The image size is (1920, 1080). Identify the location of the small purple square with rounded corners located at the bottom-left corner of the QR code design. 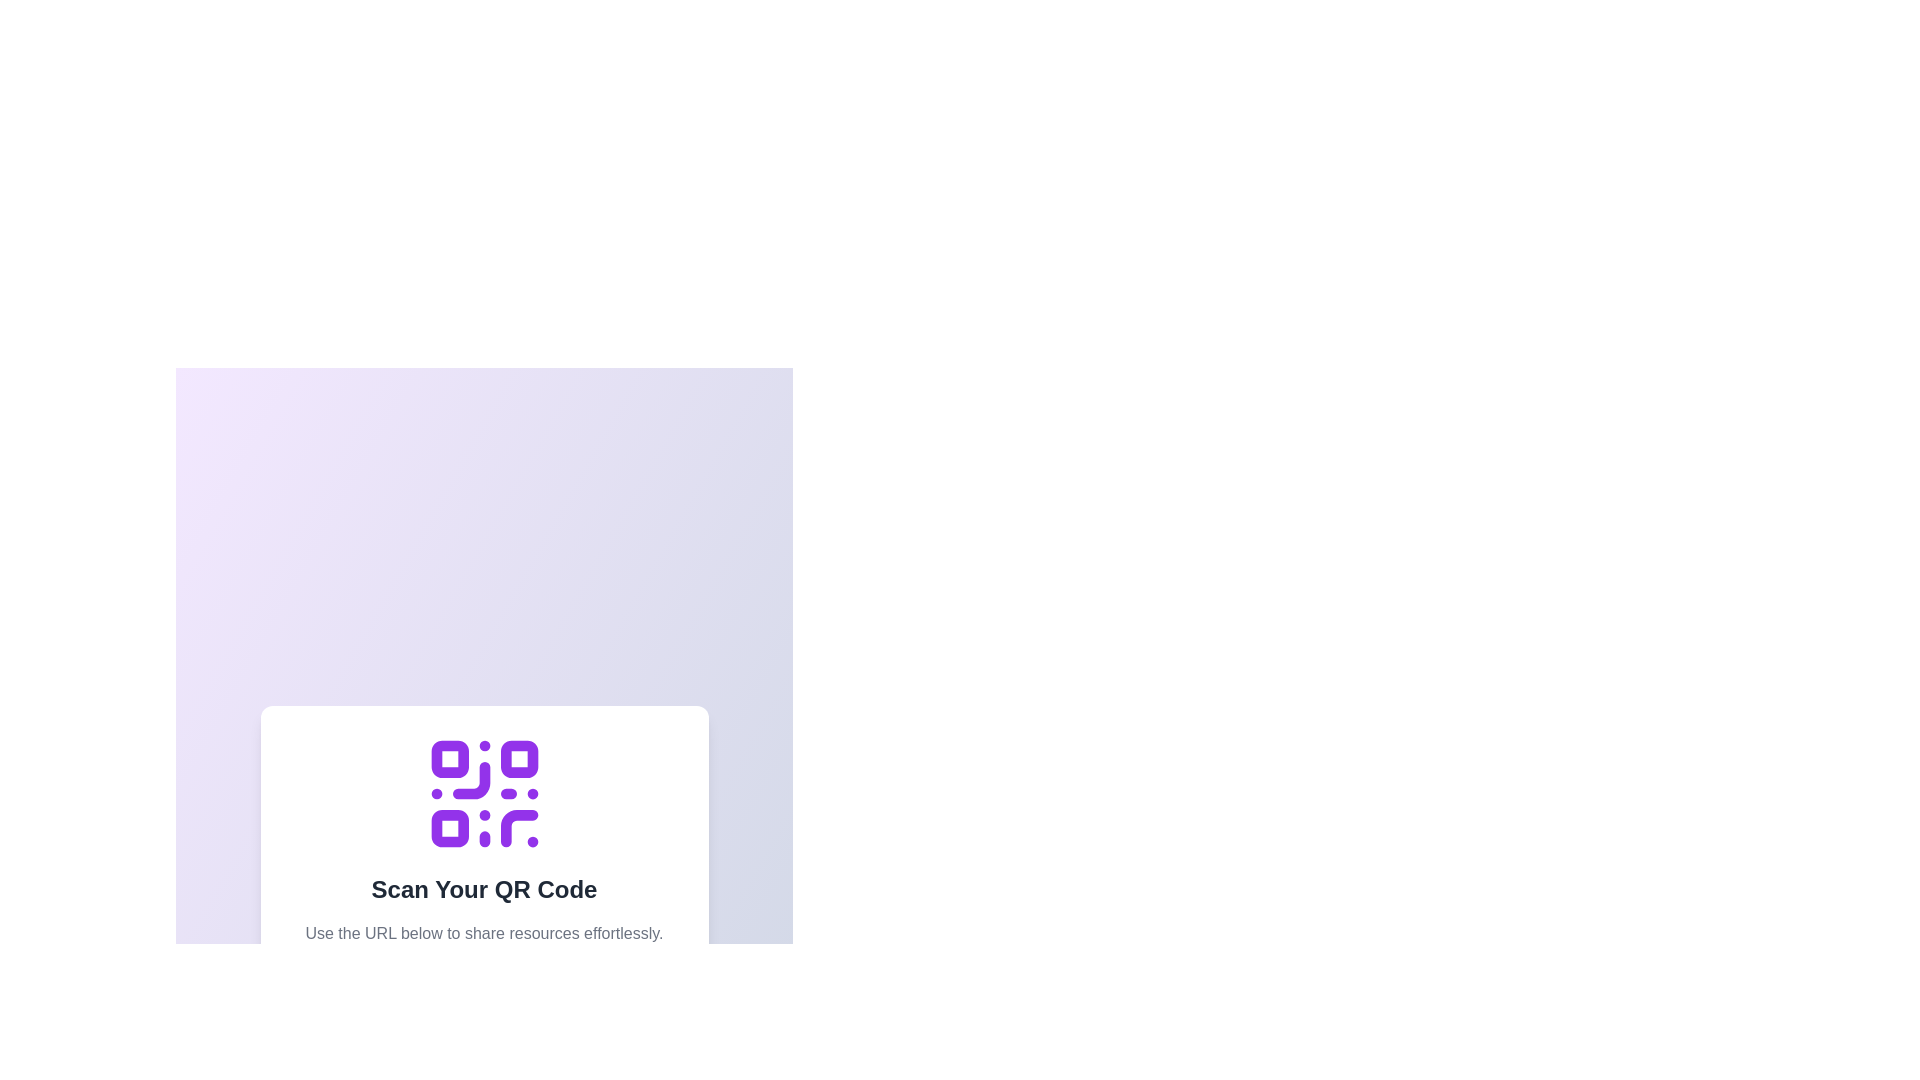
(448, 828).